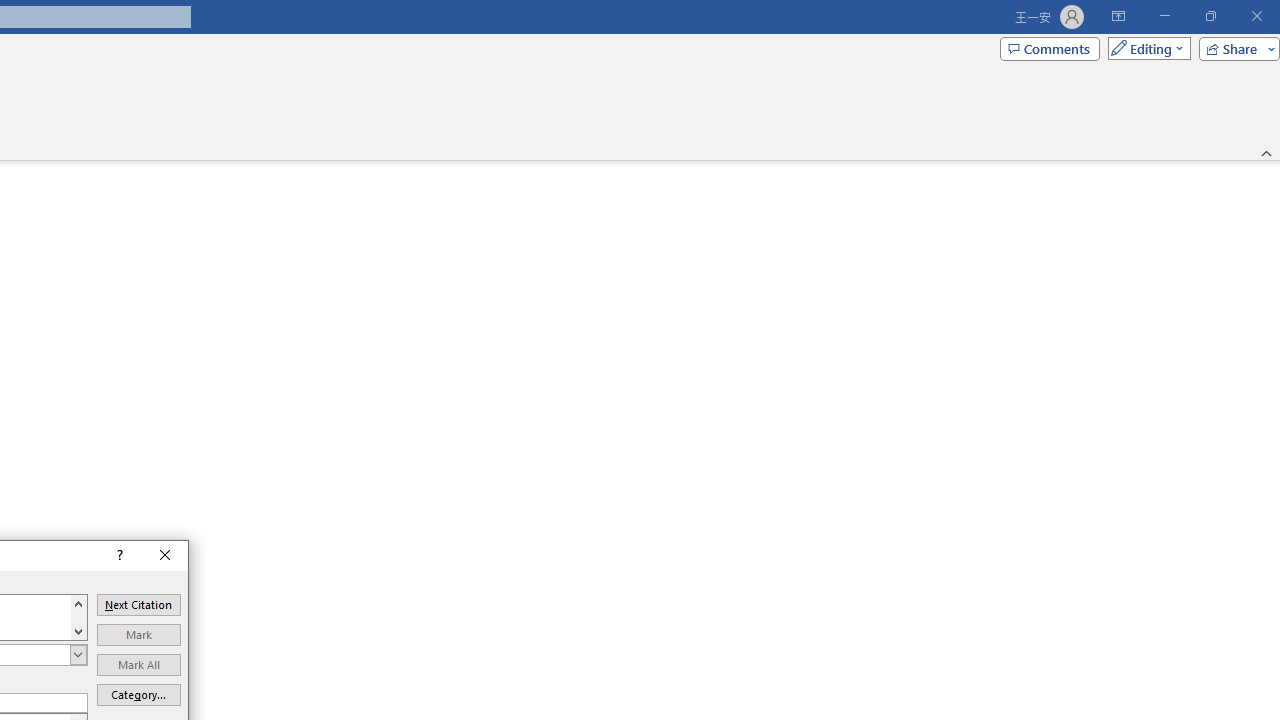 This screenshot has width=1280, height=720. What do you see at coordinates (117, 555) in the screenshot?
I see `'Context help'` at bounding box center [117, 555].